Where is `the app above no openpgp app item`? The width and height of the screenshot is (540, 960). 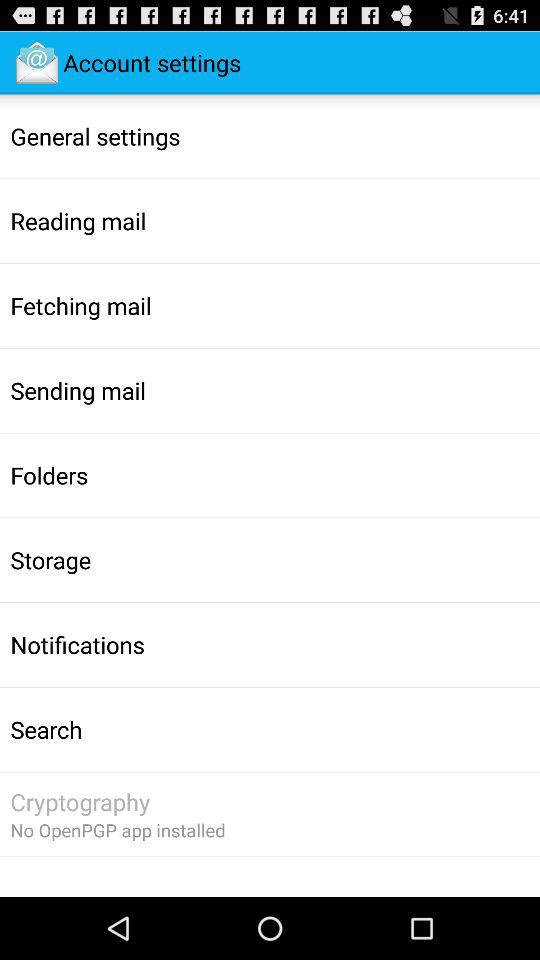 the app above no openpgp app item is located at coordinates (79, 801).